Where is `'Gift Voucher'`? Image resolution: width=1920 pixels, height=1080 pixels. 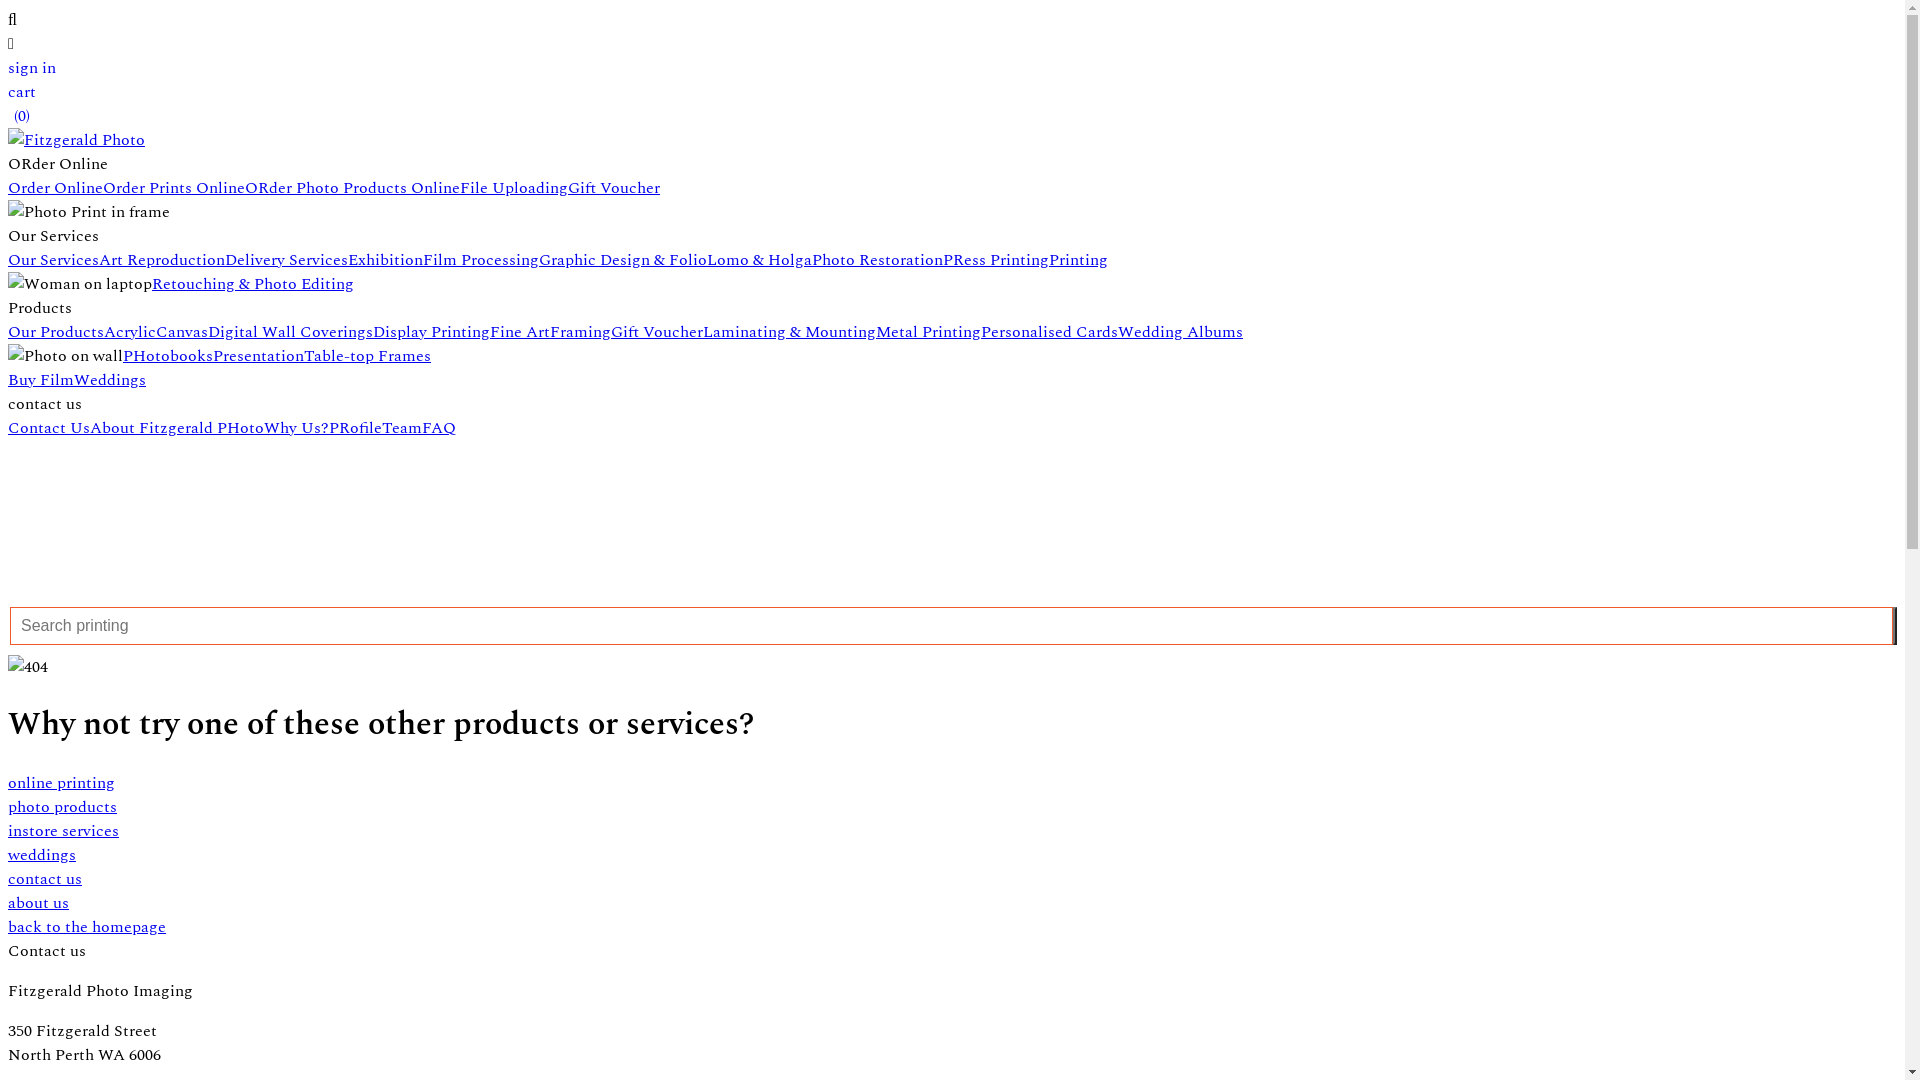
'Gift Voucher' is located at coordinates (566, 188).